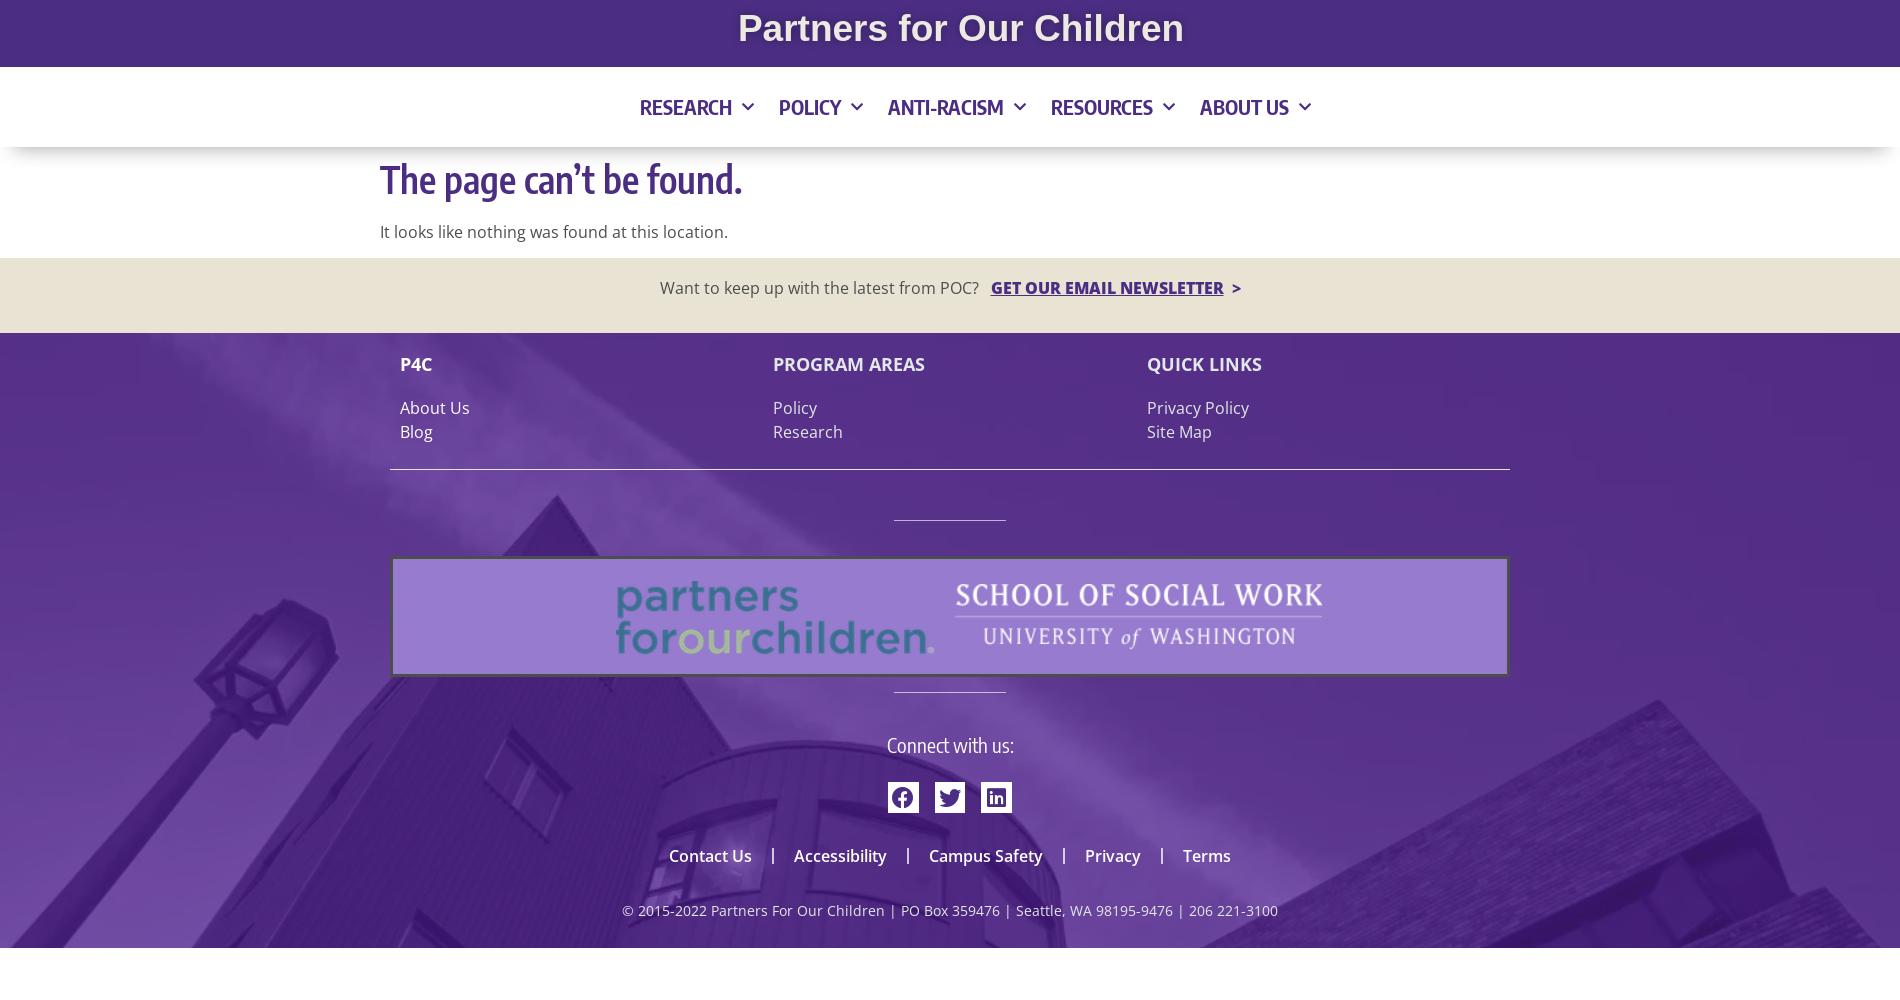  What do you see at coordinates (1230, 288) in the screenshot?
I see `'>'` at bounding box center [1230, 288].